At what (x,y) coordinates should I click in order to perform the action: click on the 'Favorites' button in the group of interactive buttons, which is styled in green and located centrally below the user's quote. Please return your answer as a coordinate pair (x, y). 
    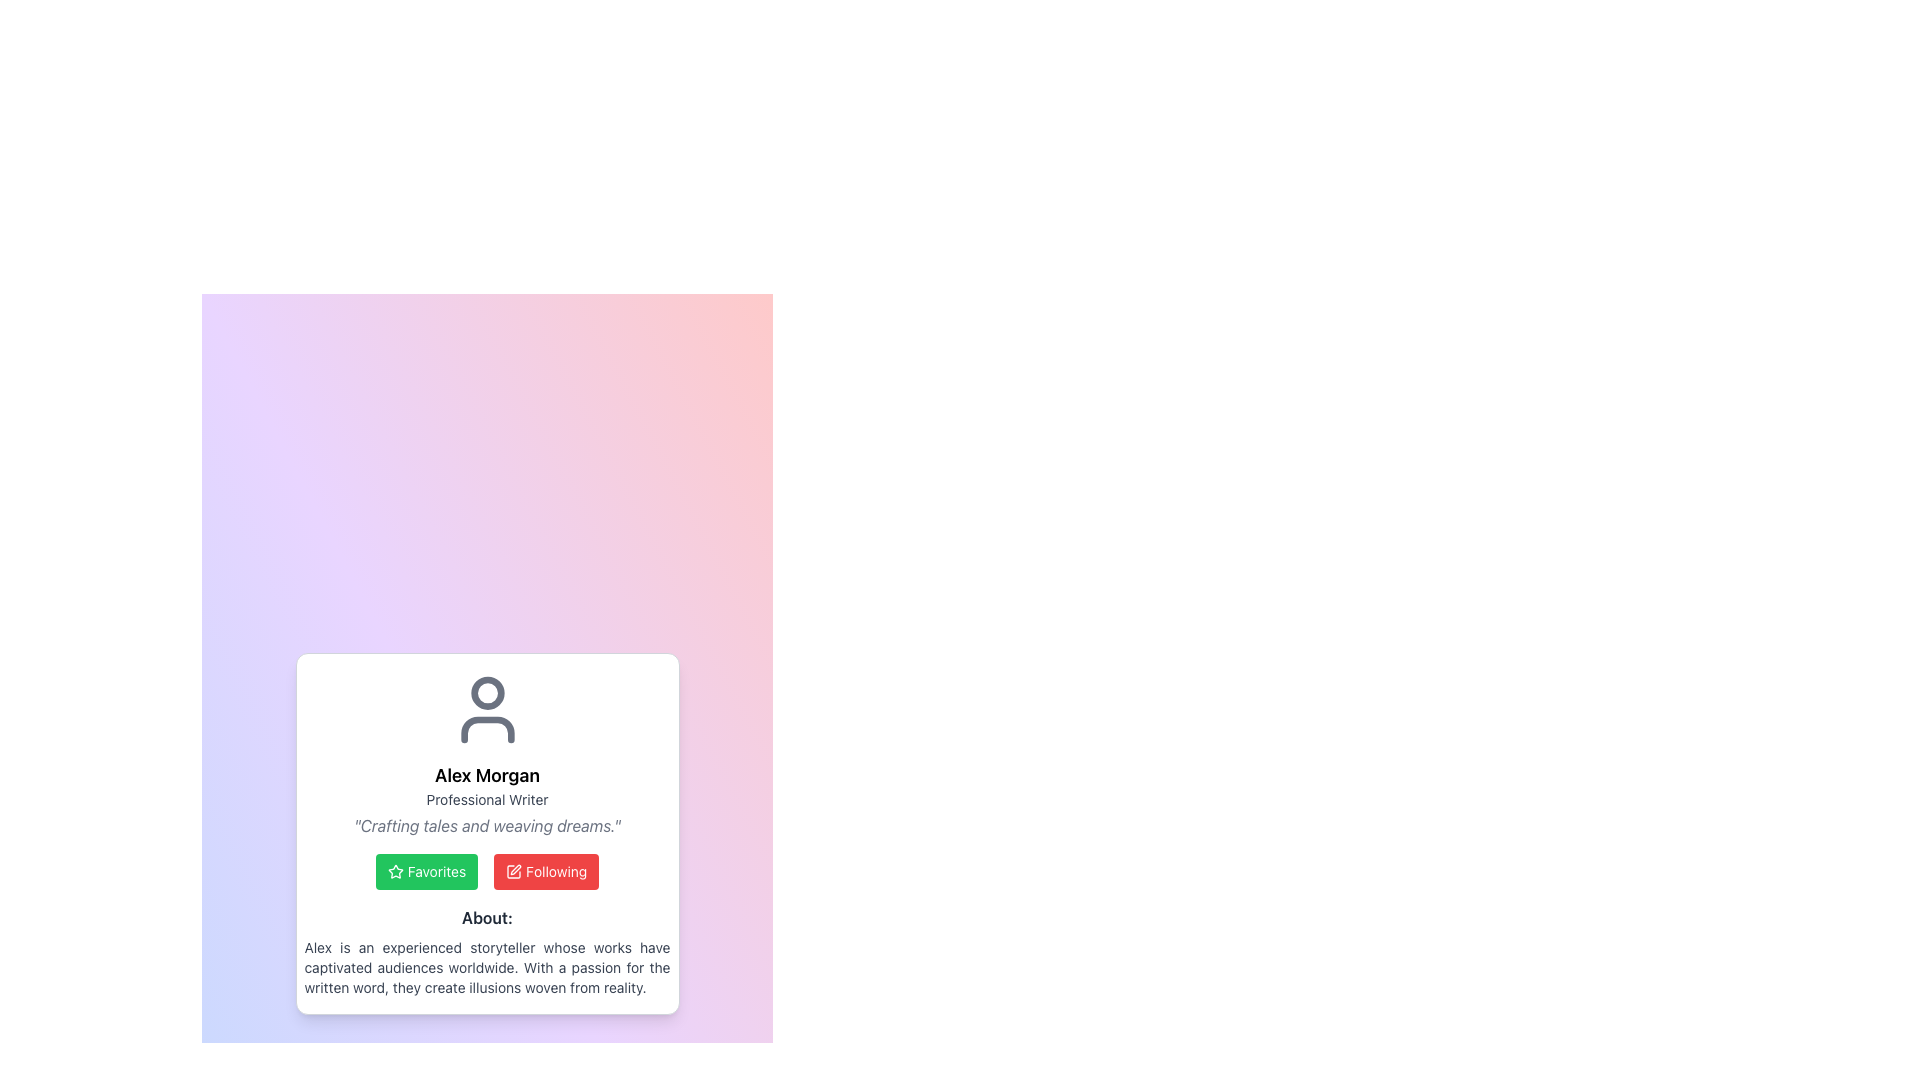
    Looking at the image, I should click on (487, 870).